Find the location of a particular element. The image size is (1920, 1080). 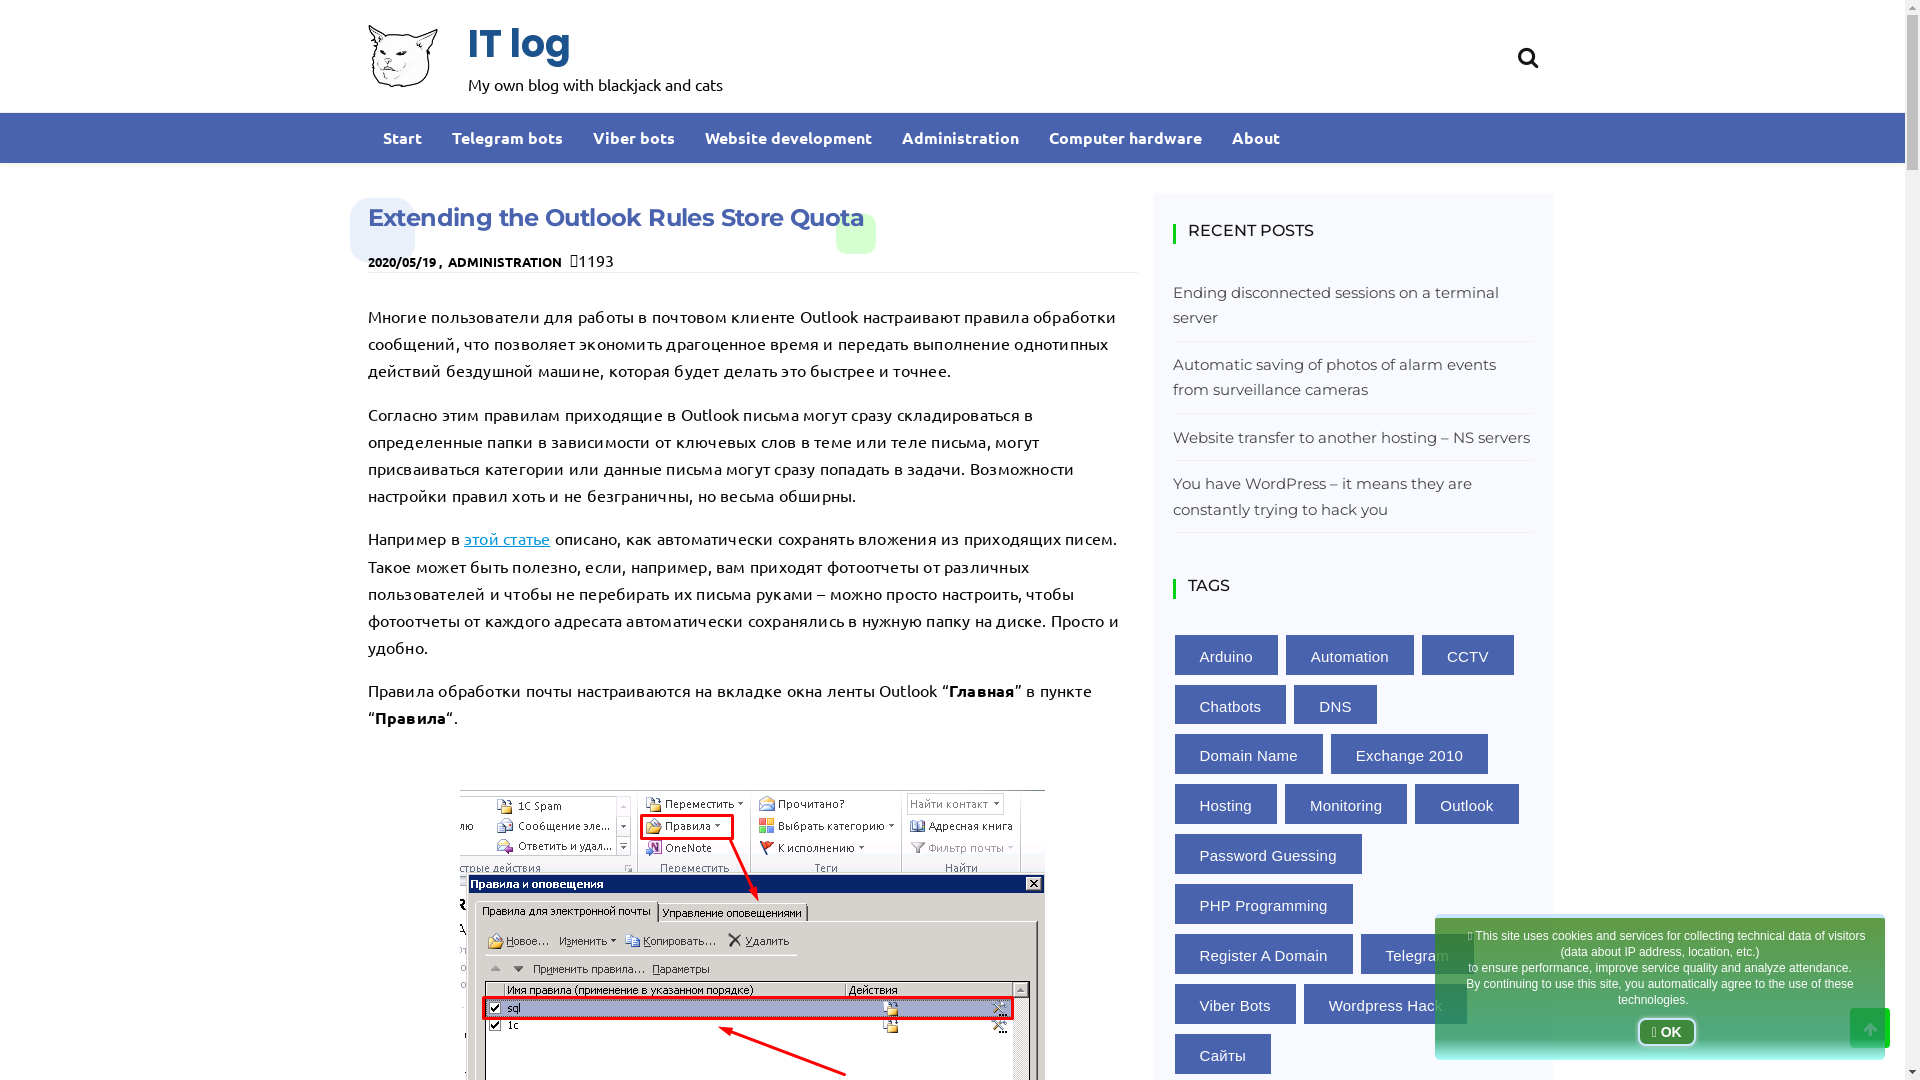

'Password Guessing' is located at coordinates (1174, 853).